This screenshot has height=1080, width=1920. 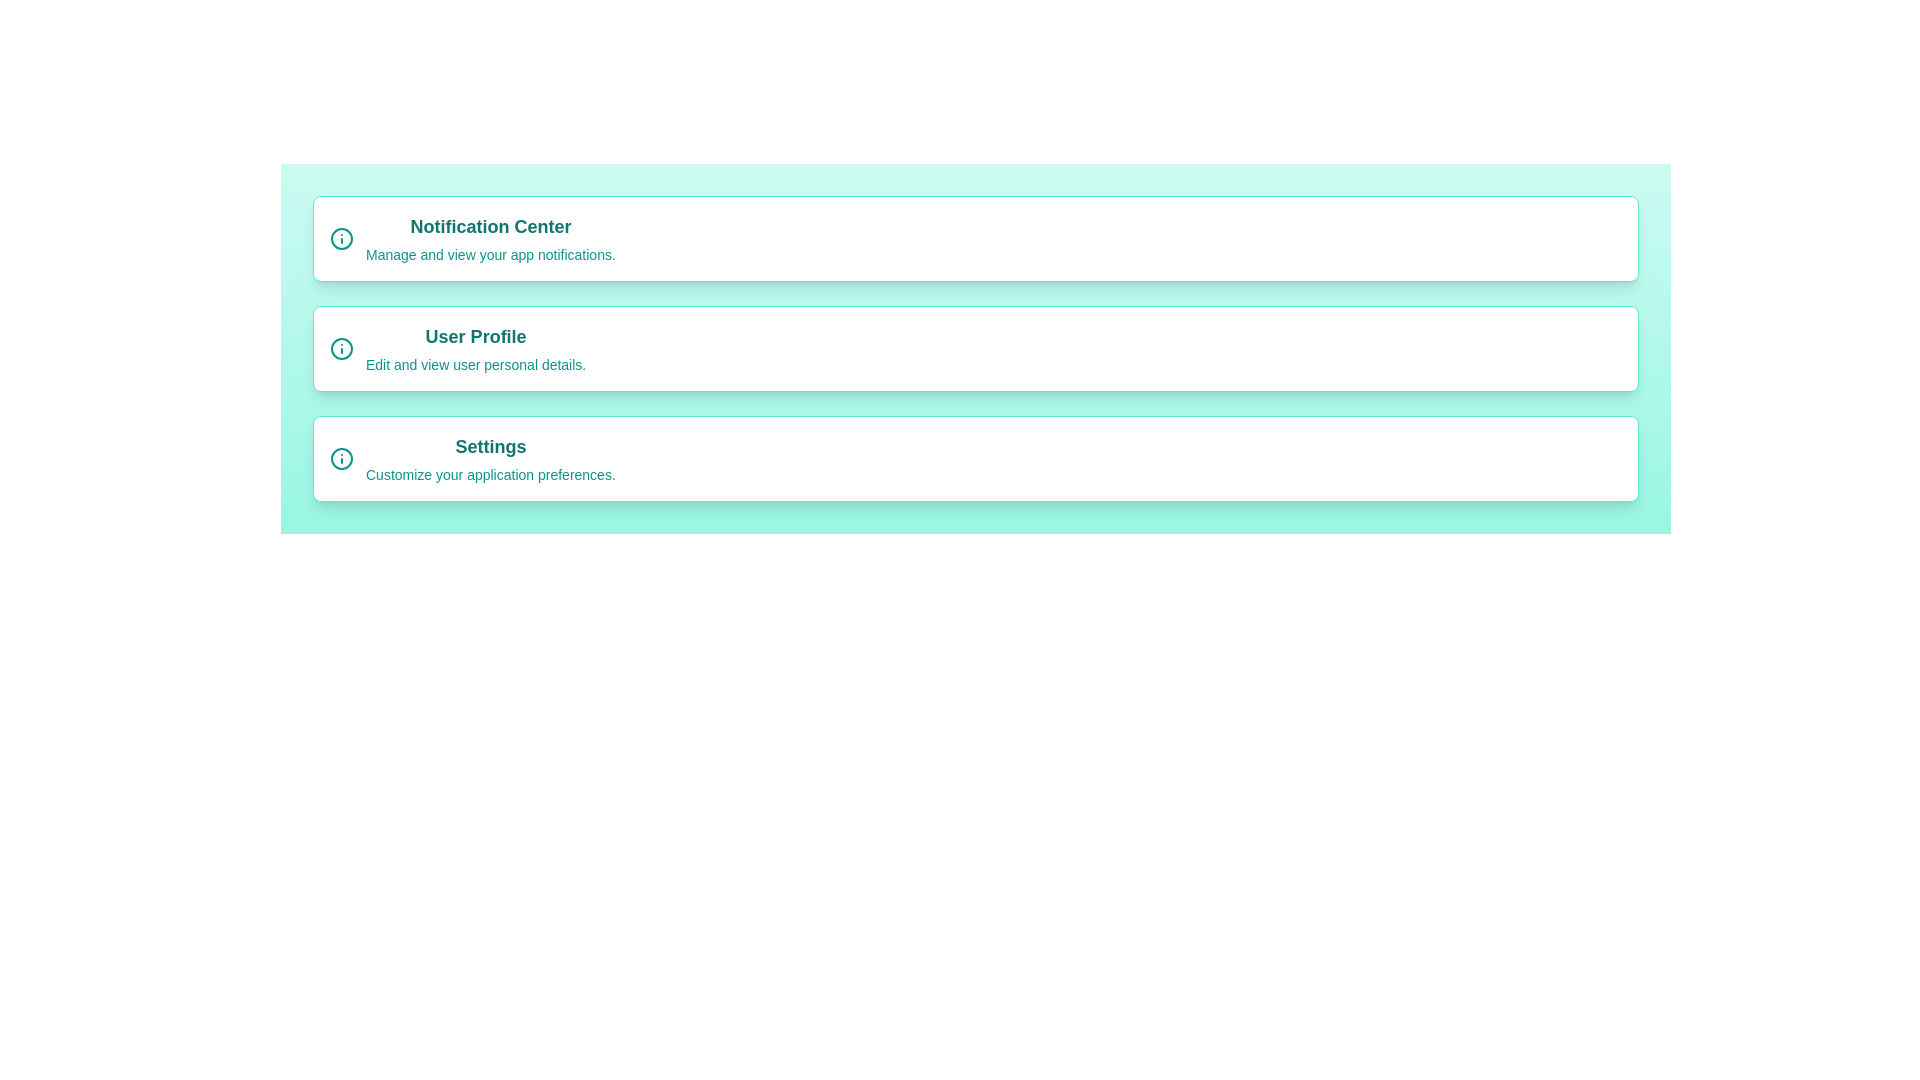 What do you see at coordinates (341, 347) in the screenshot?
I see `the informational indicator icon located to the left of the 'User Profile' title in the card-like section` at bounding box center [341, 347].